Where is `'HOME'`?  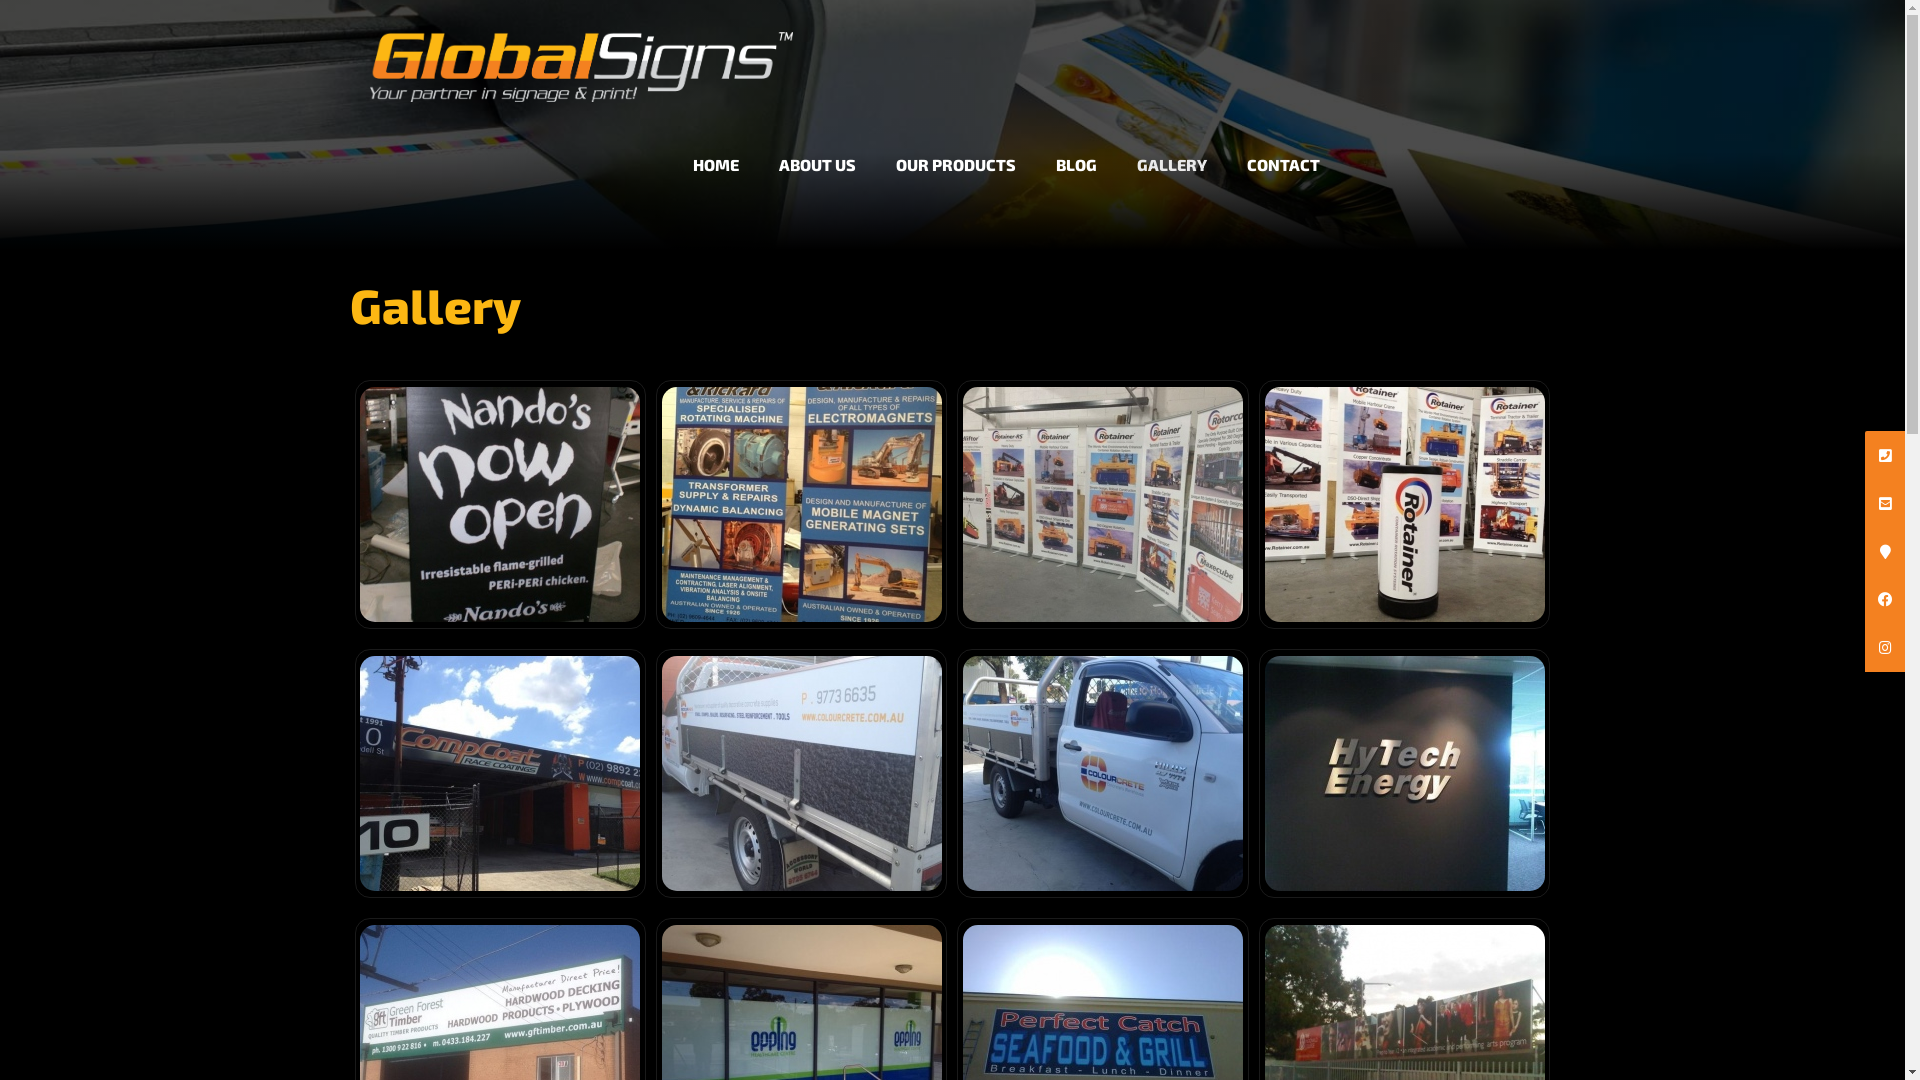
'HOME' is located at coordinates (715, 146).